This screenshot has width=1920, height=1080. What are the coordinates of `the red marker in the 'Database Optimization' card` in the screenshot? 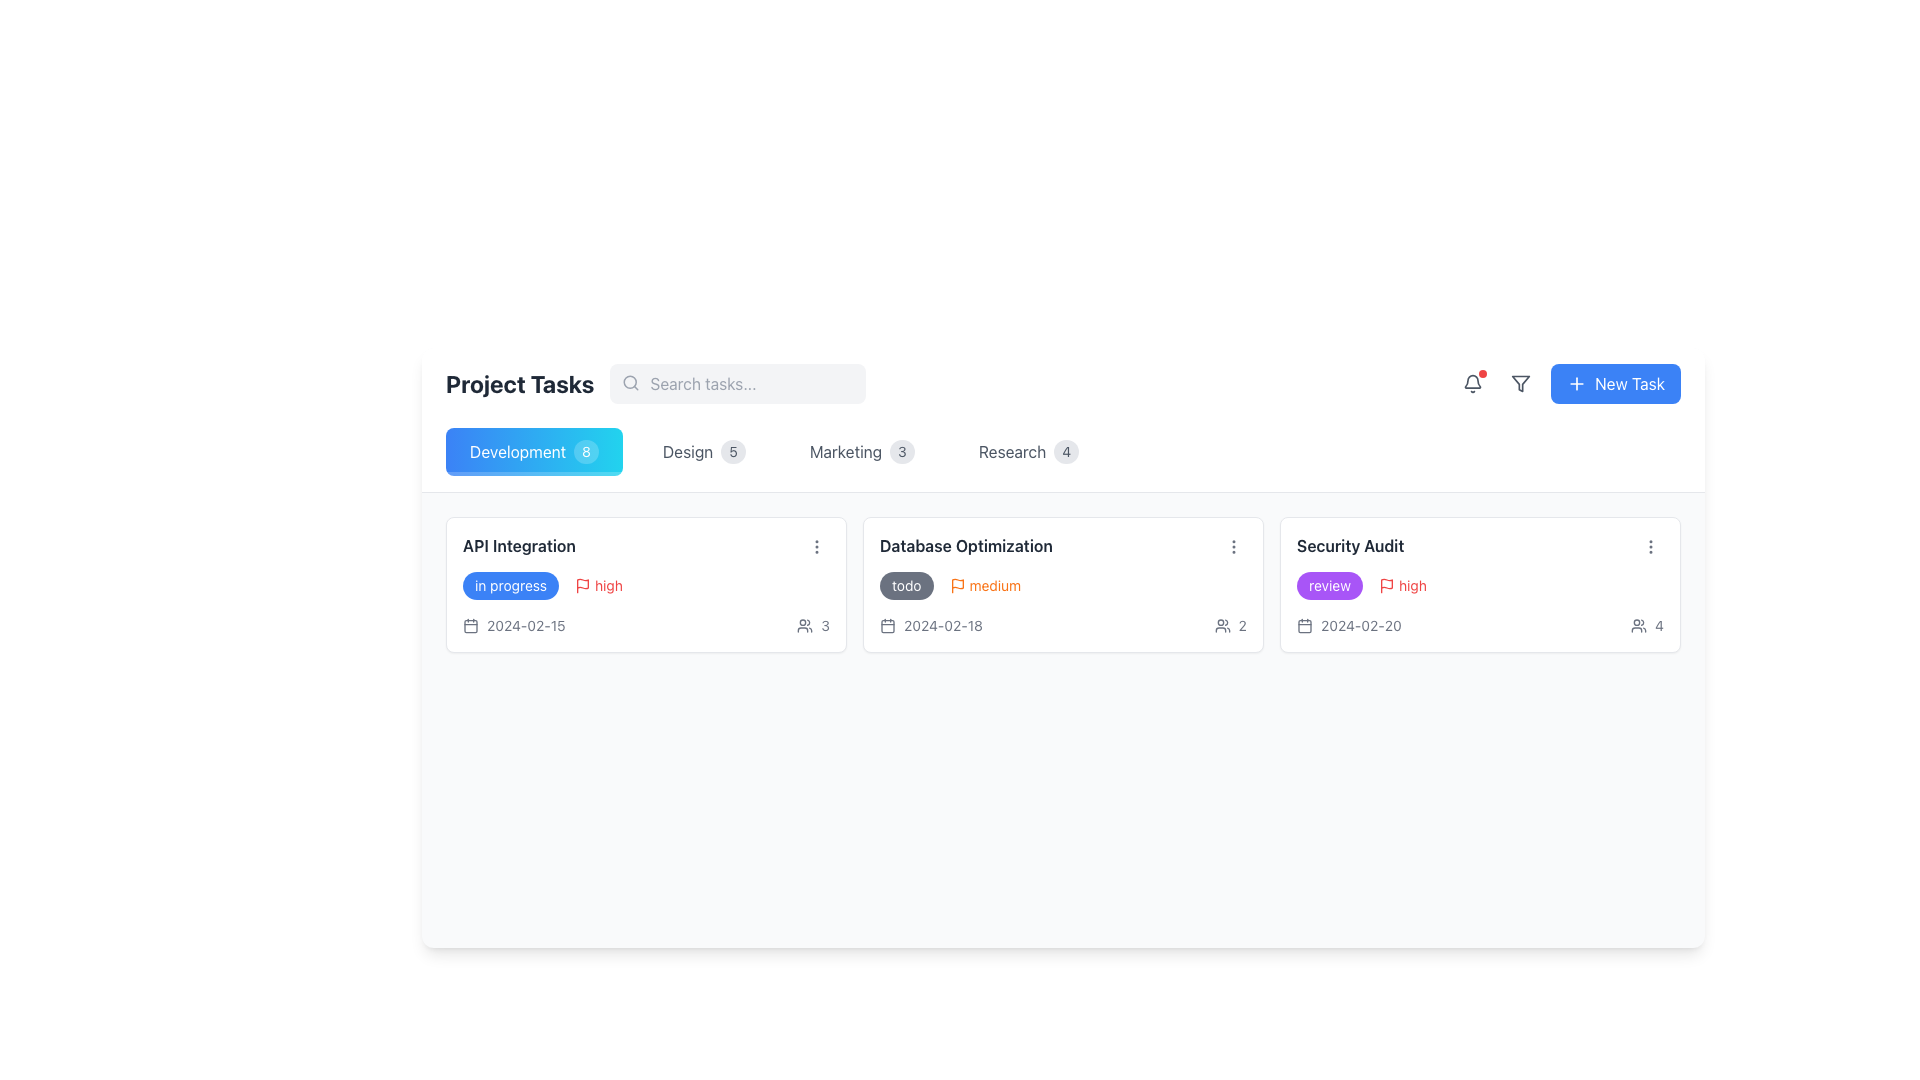 It's located at (1062, 585).